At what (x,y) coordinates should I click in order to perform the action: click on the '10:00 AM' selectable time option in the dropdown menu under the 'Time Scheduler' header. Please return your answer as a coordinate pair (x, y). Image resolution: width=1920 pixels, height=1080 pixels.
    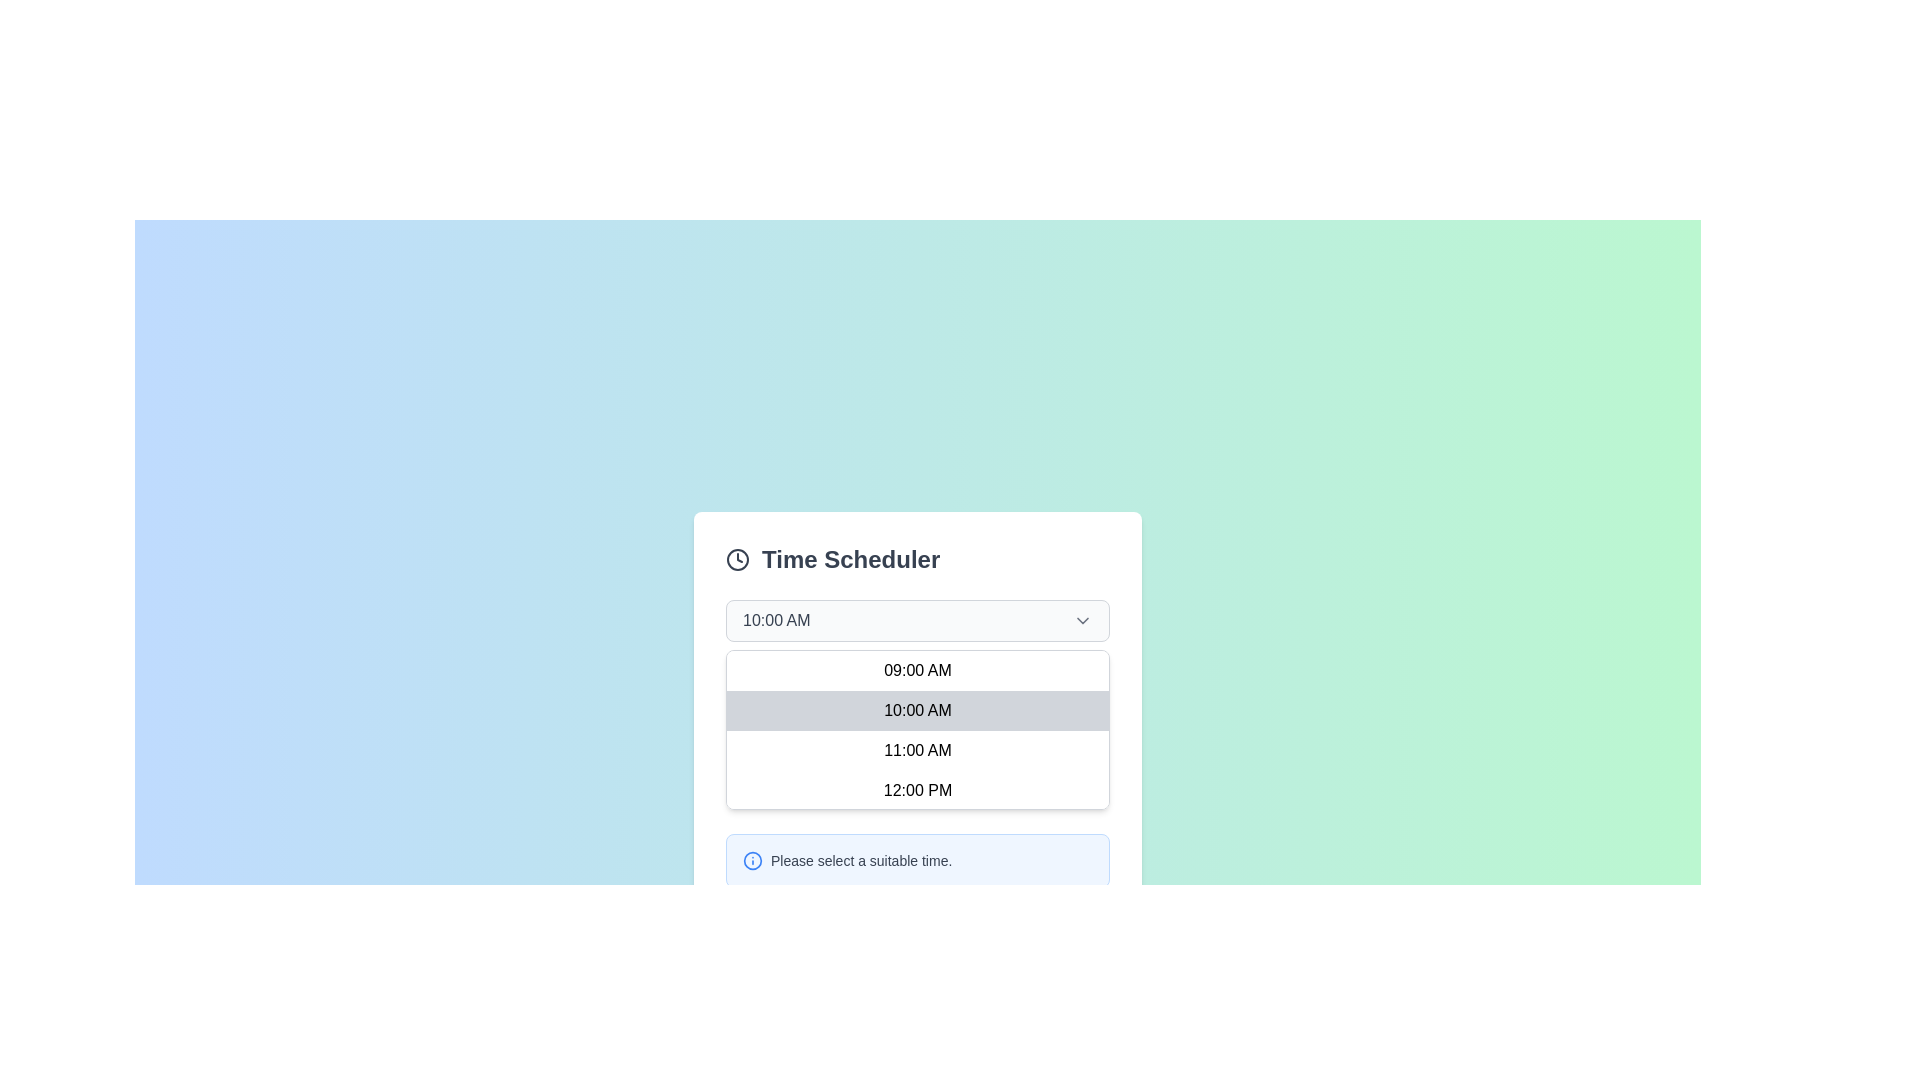
    Looking at the image, I should click on (916, 704).